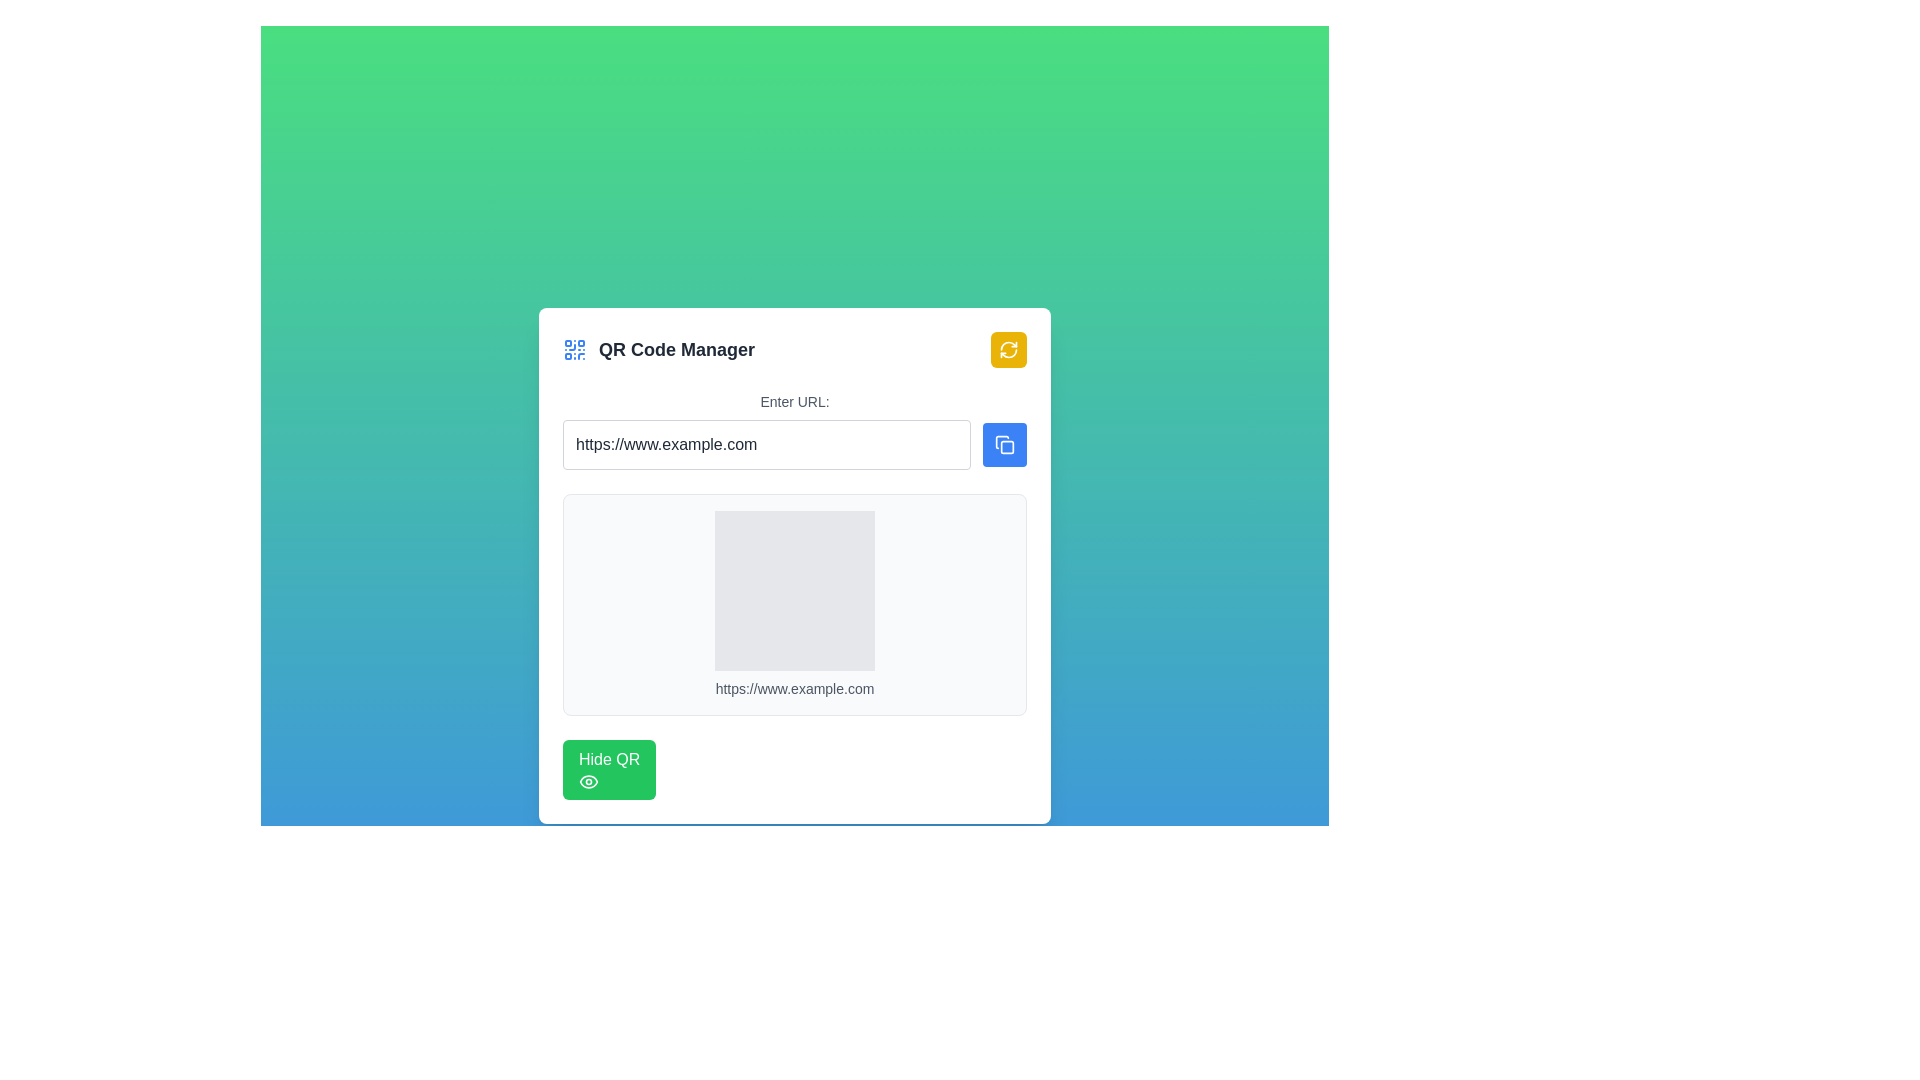 The width and height of the screenshot is (1920, 1080). What do you see at coordinates (794, 430) in the screenshot?
I see `the labeled input field that says 'Enter URL:' to input a URL` at bounding box center [794, 430].